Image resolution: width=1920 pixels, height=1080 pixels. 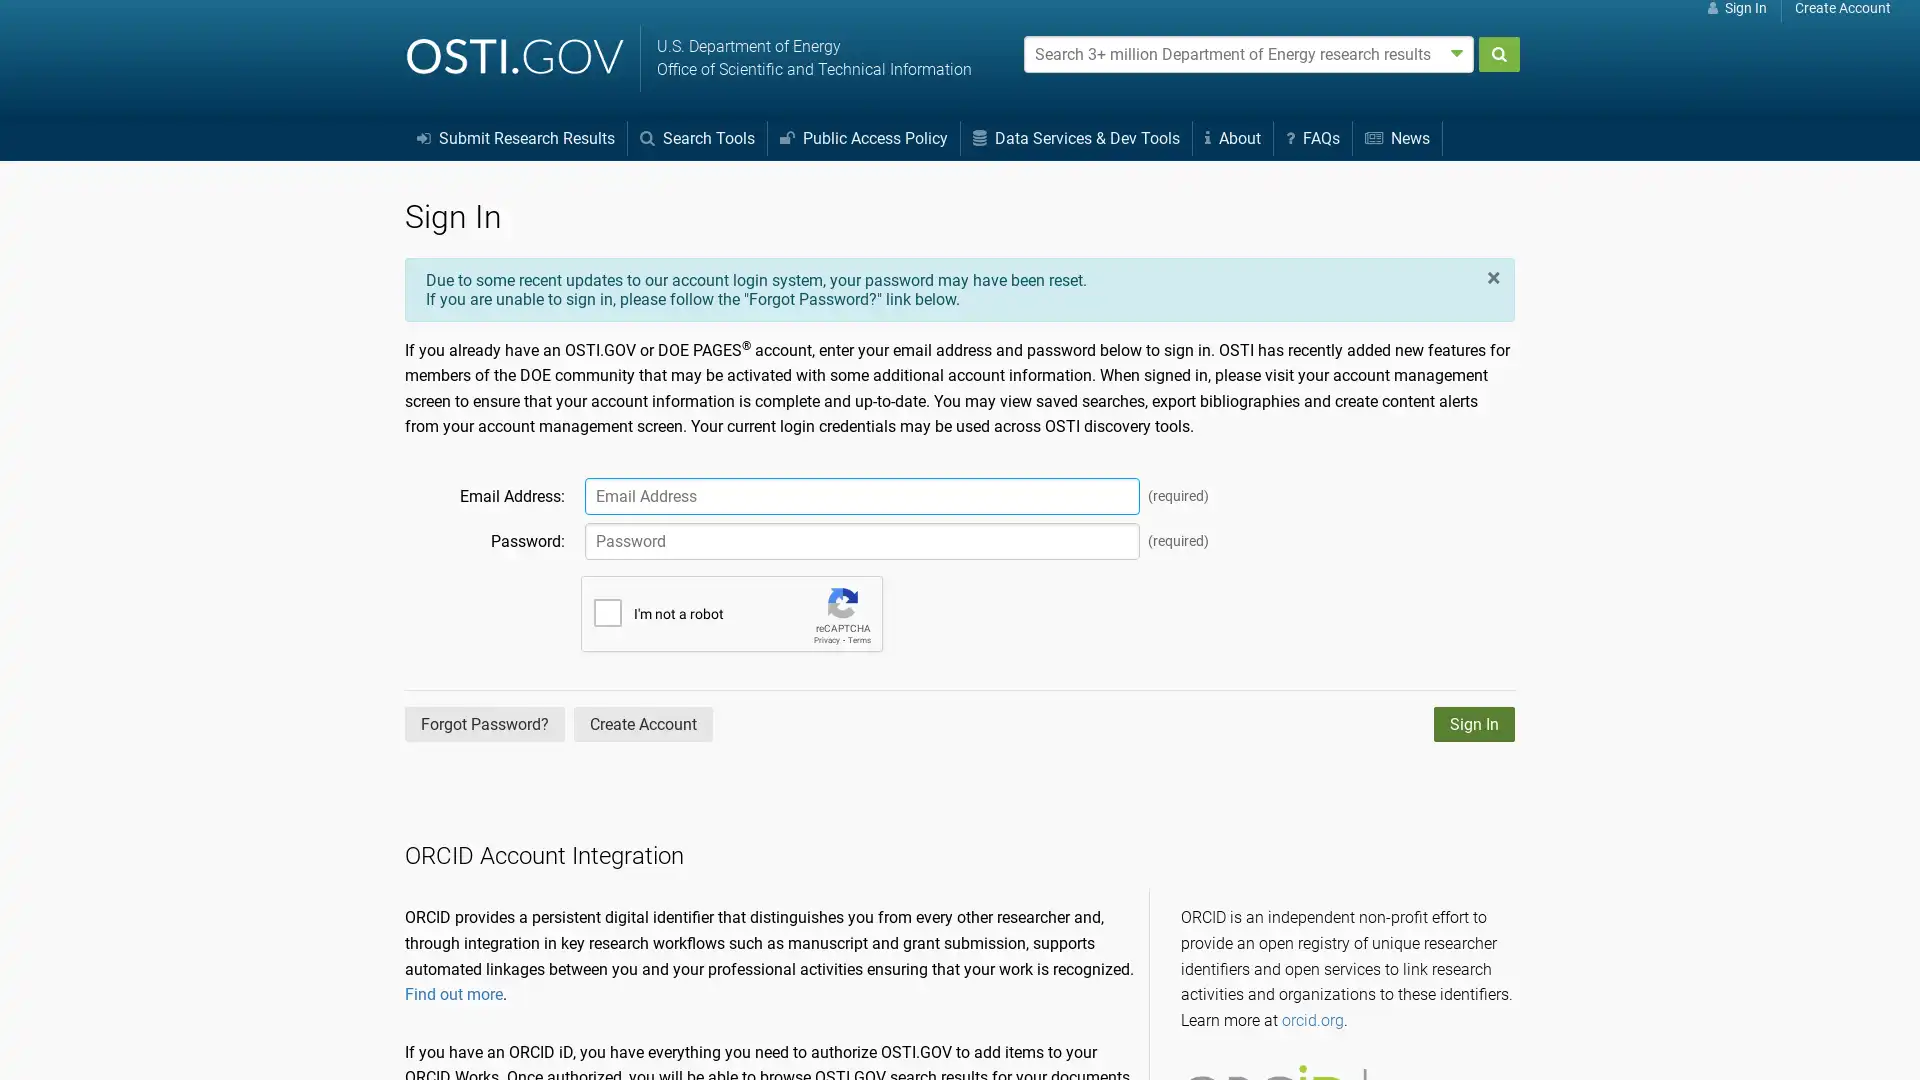 I want to click on Advanced search options, so click(x=1457, y=52).